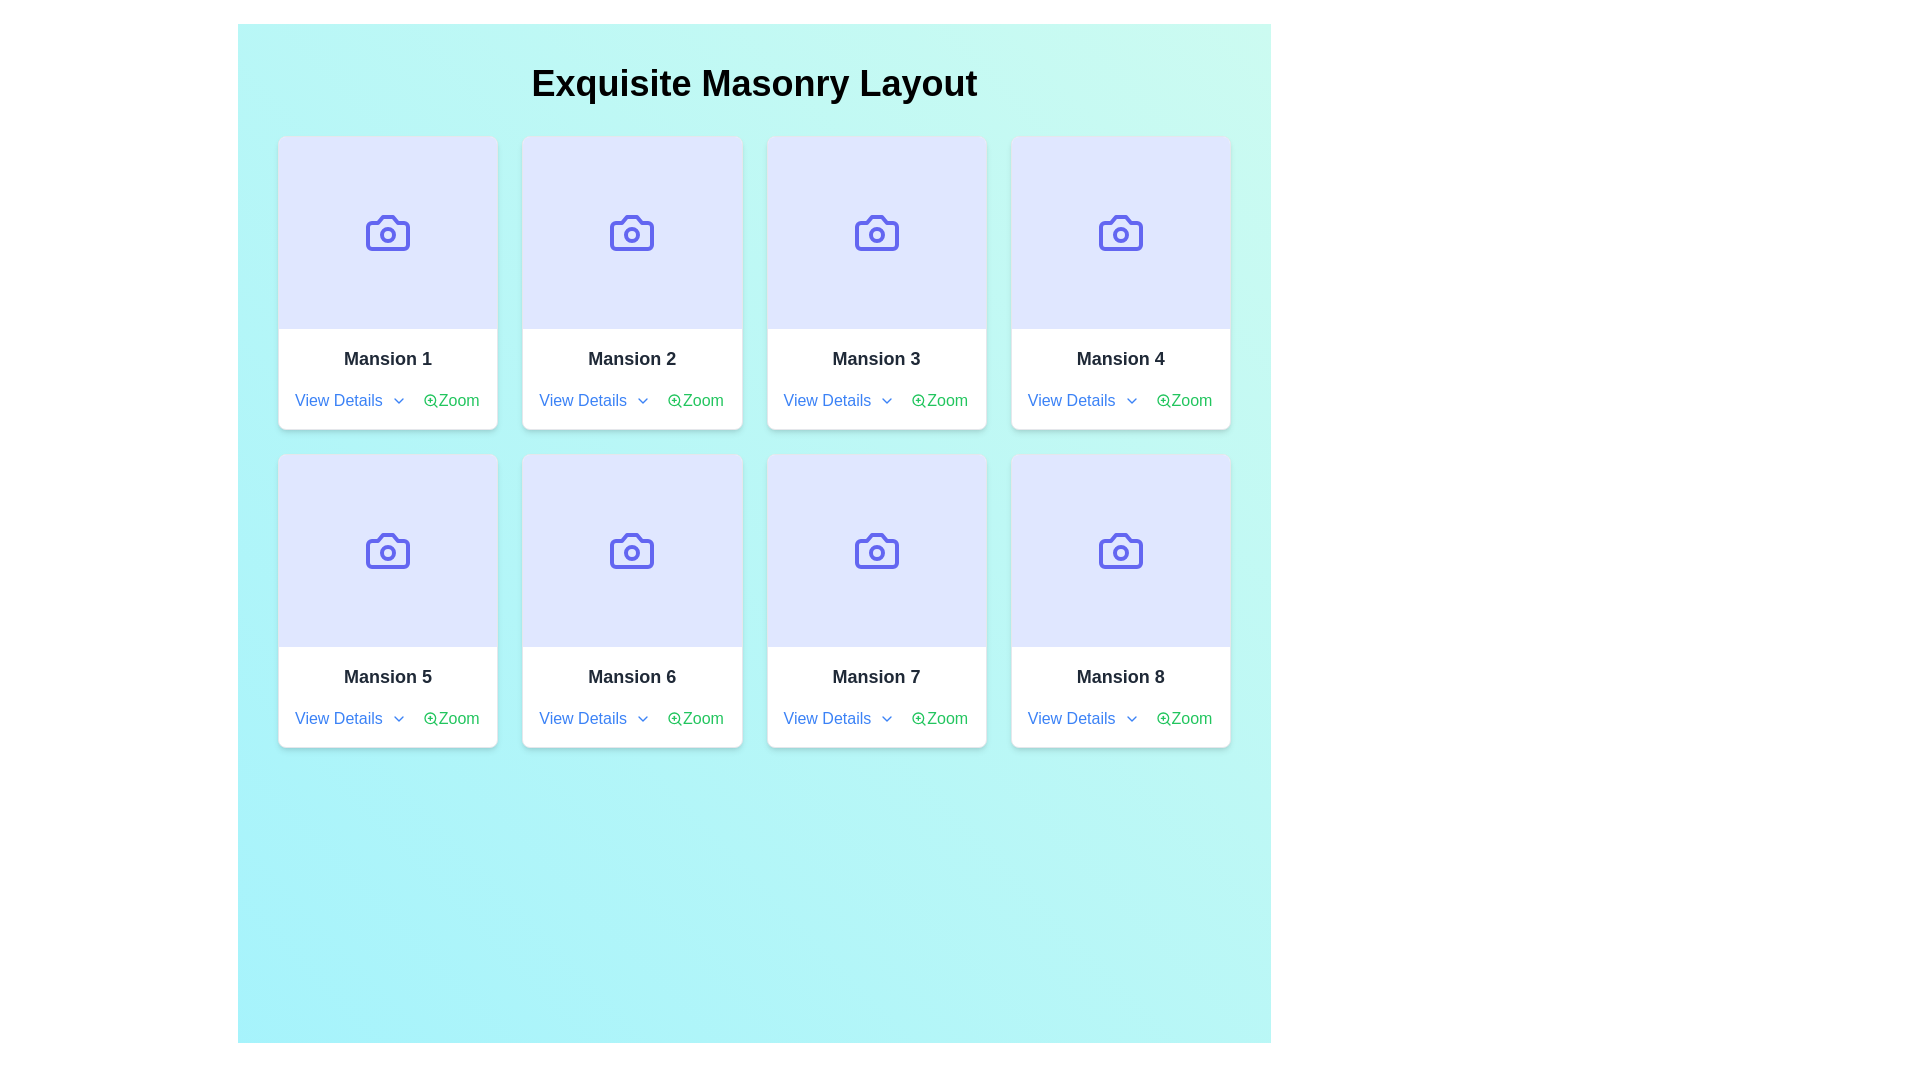  I want to click on the SVG circle element representing the zoom-in function within the magnifying glass icon located in the lower right part of the 'Mansion 2' tile, so click(674, 400).